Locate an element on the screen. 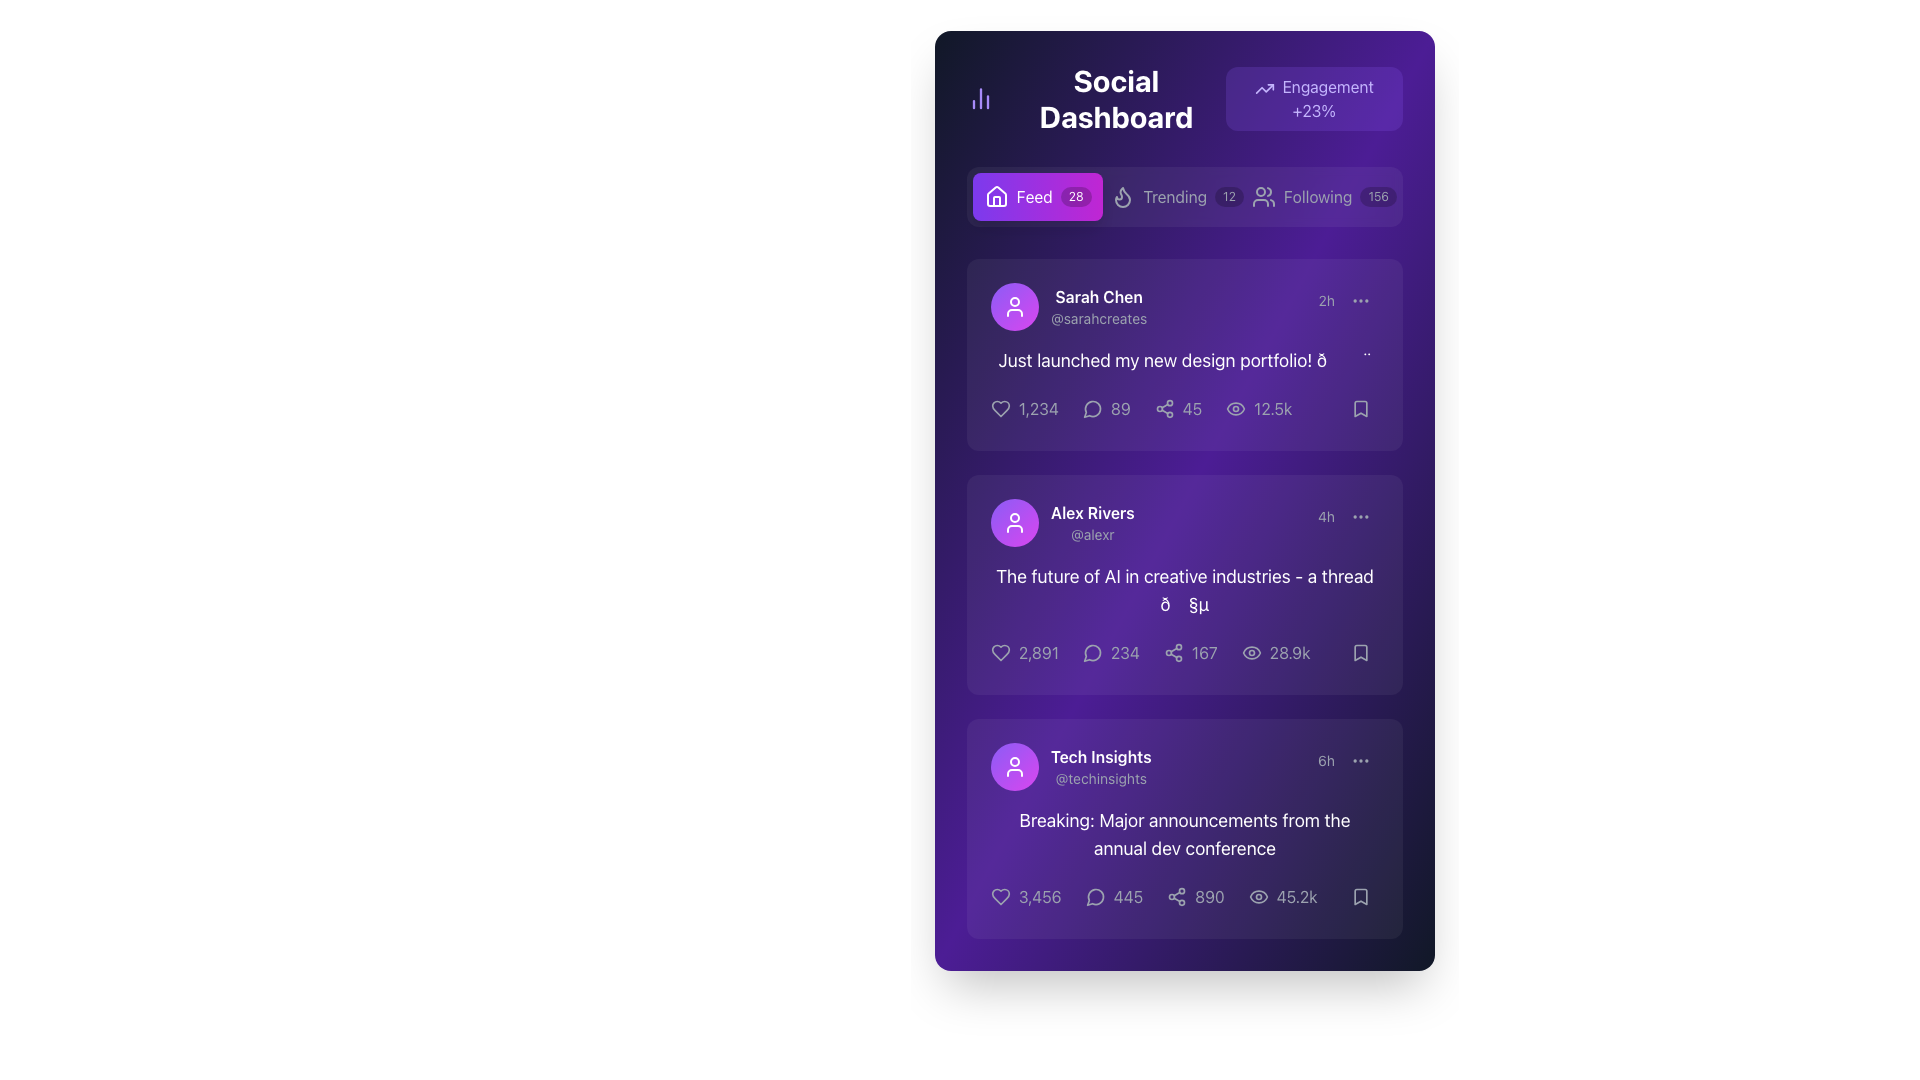 This screenshot has width=1920, height=1080. the SVG icon for replies or comments located on the right side of the interaction bar underneath Alex Rivers' post is located at coordinates (1091, 652).